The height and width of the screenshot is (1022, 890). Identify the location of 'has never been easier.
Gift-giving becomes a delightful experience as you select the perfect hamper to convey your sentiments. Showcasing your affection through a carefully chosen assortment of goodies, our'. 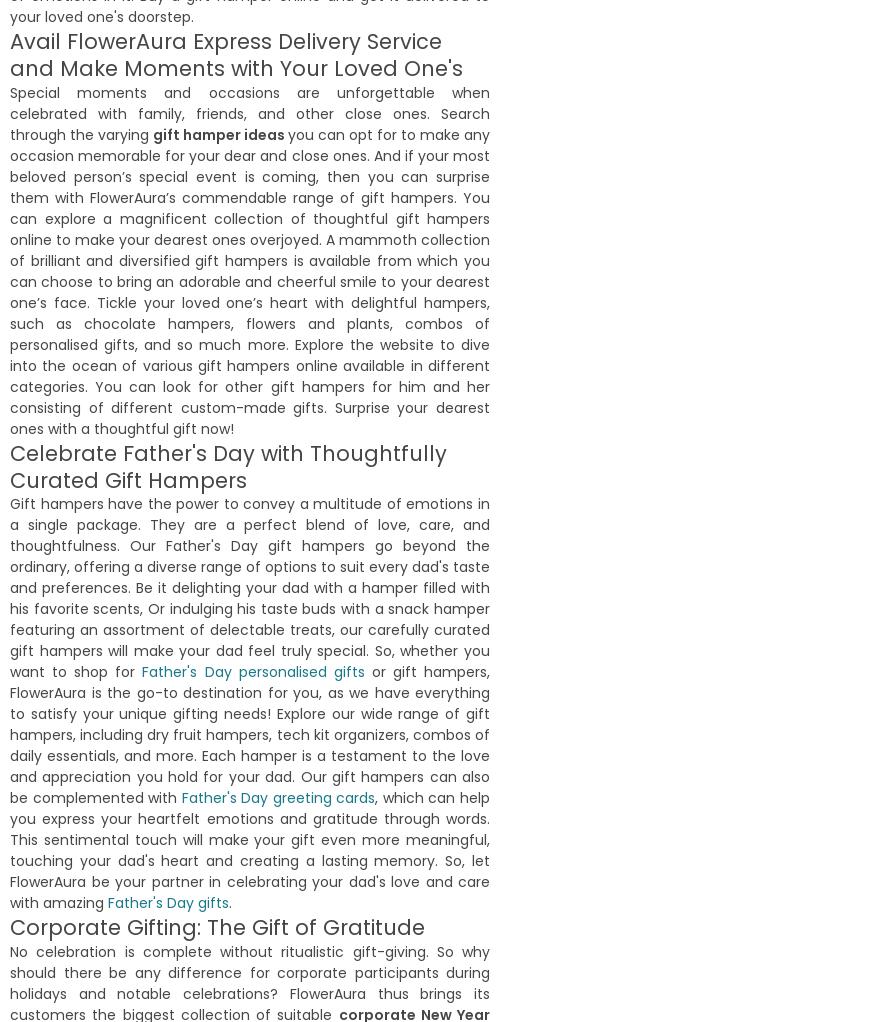
(9, 825).